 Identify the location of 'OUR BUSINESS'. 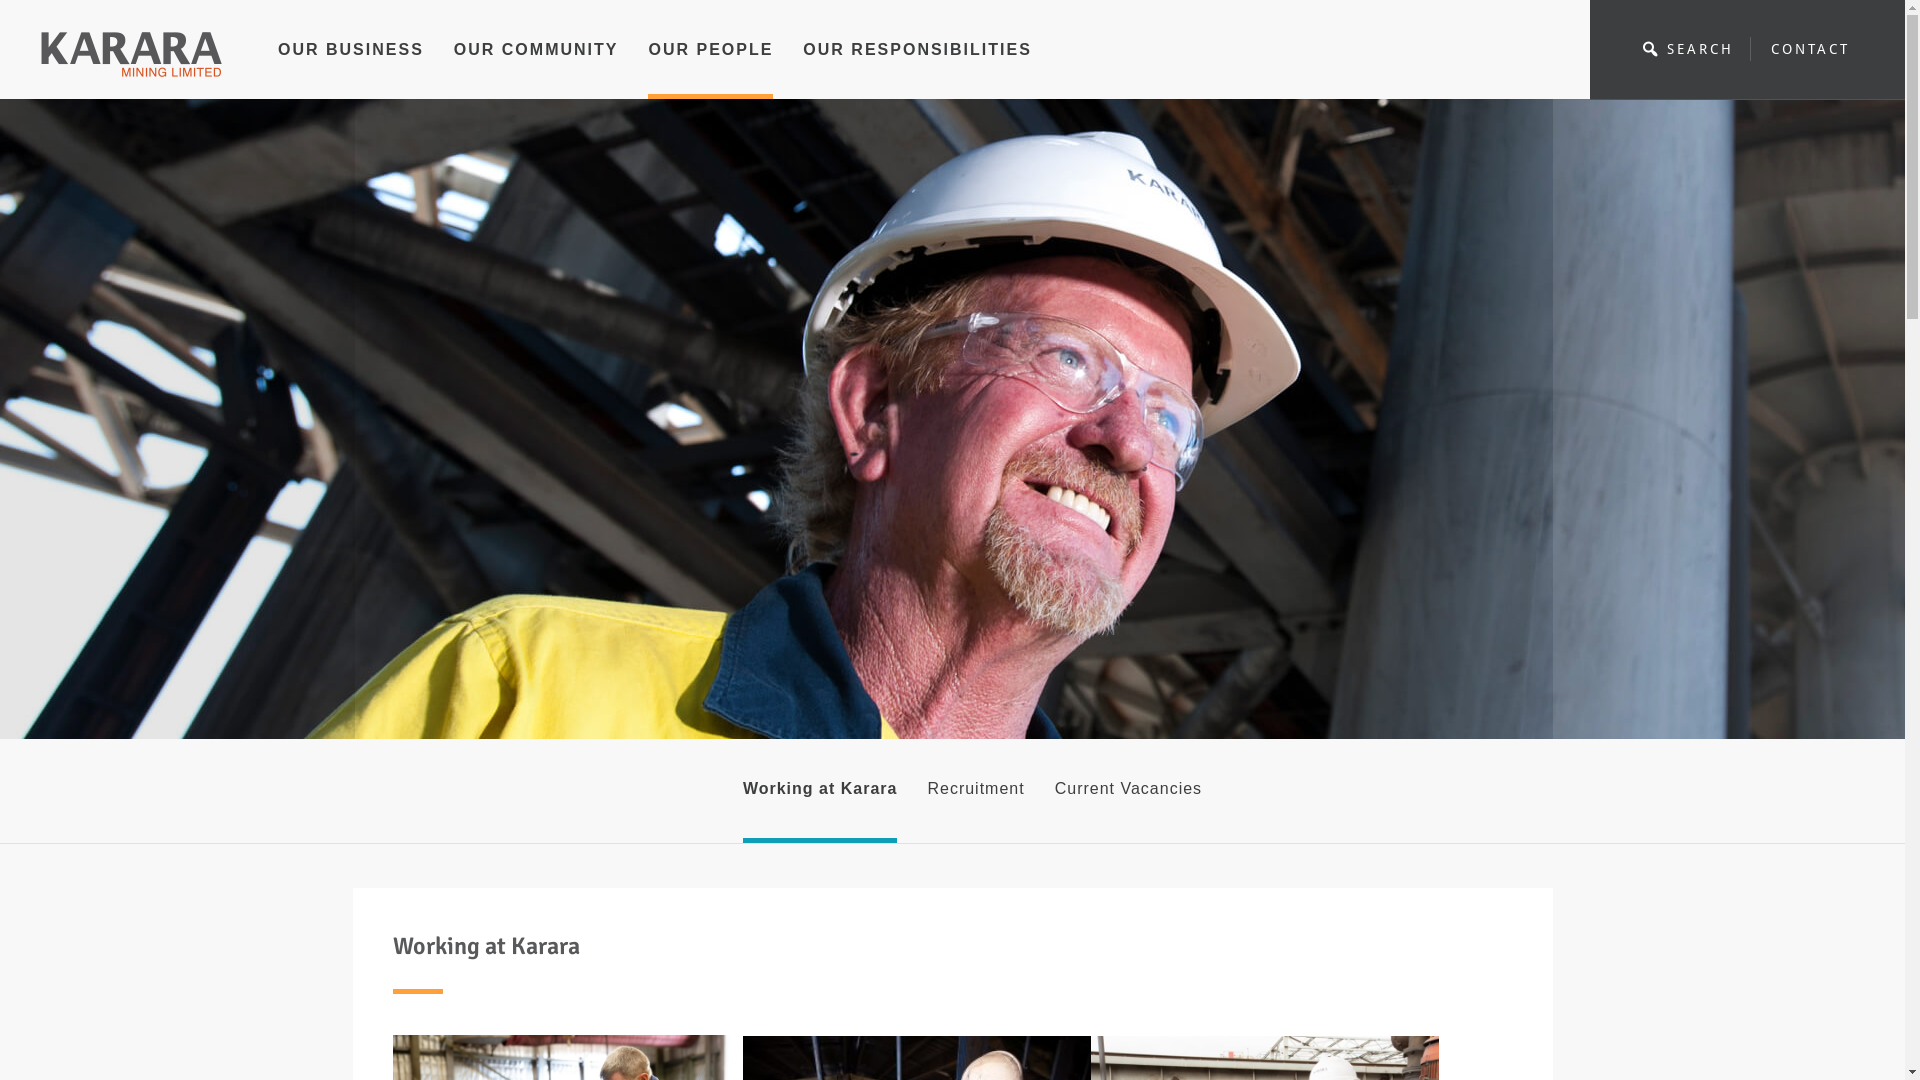
(277, 67).